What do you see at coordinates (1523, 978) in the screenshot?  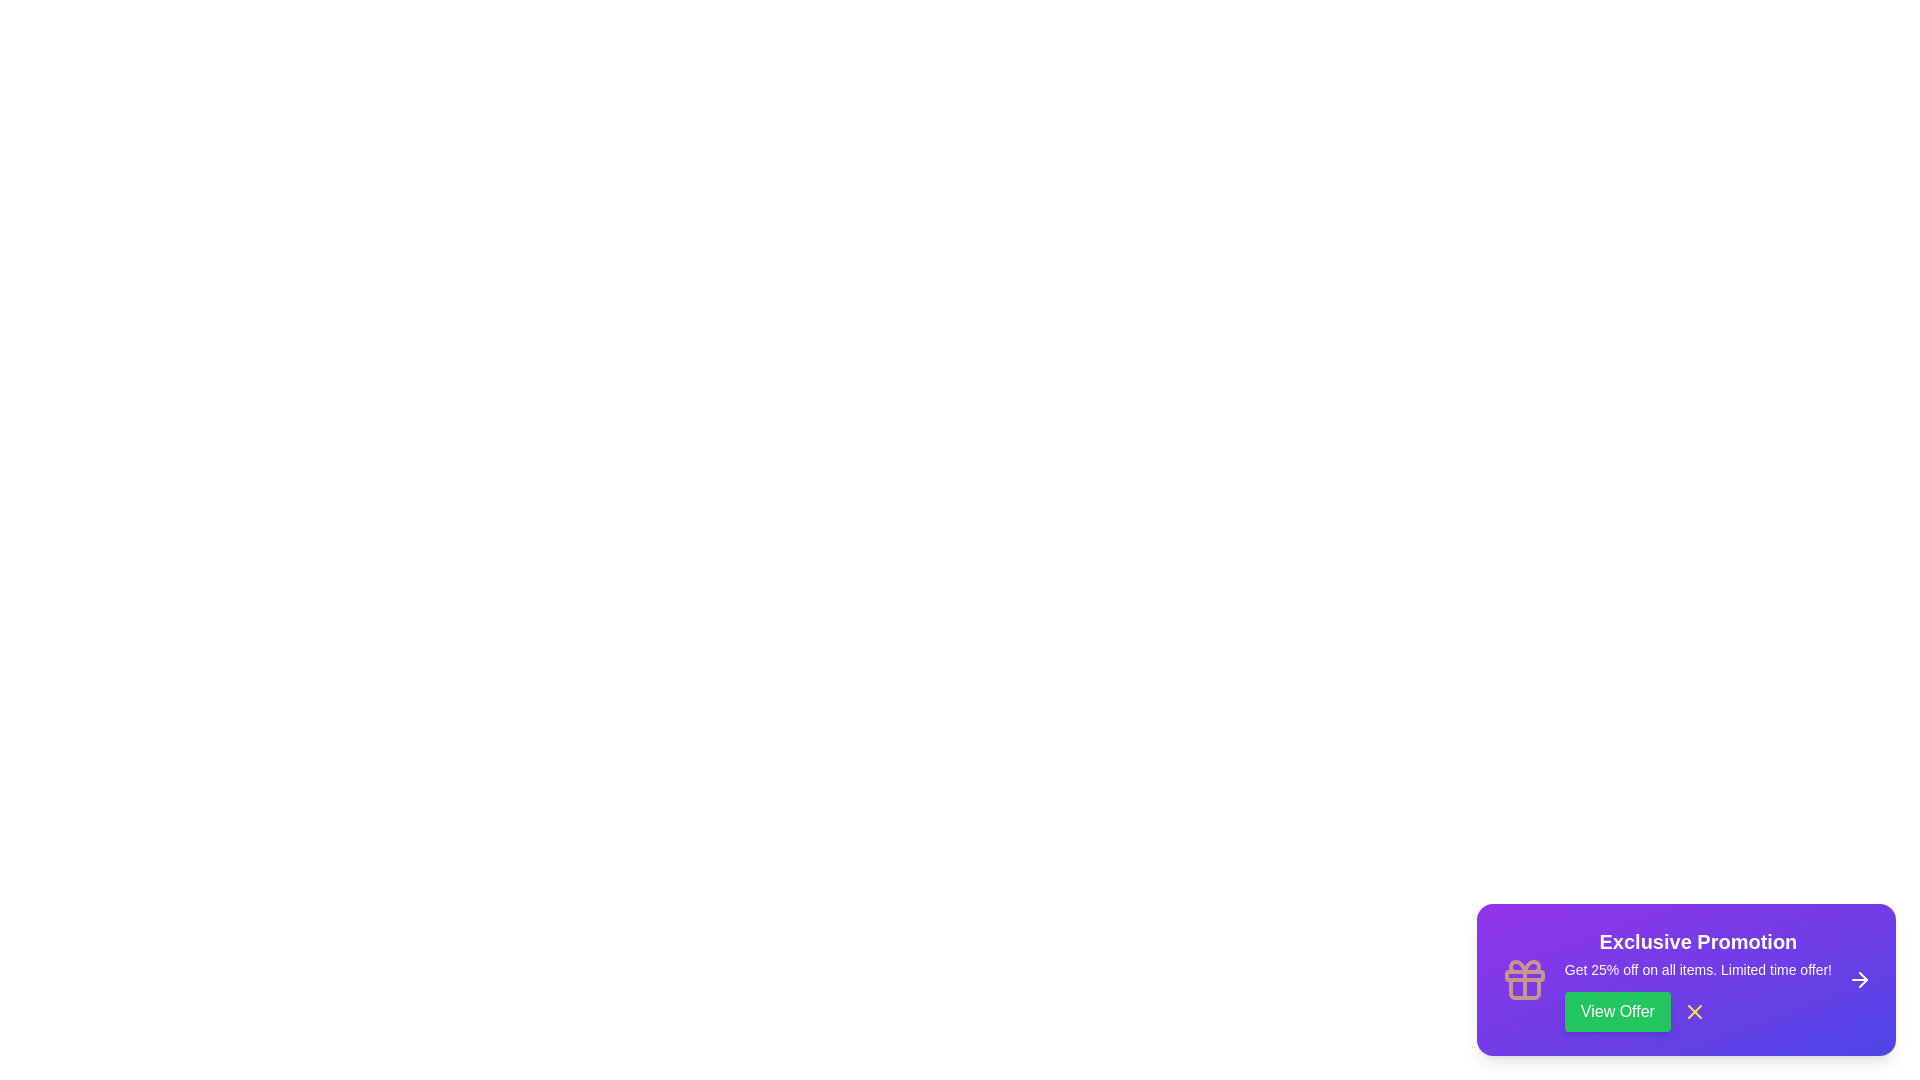 I see `the gift icon to emphasize the promotion` at bounding box center [1523, 978].